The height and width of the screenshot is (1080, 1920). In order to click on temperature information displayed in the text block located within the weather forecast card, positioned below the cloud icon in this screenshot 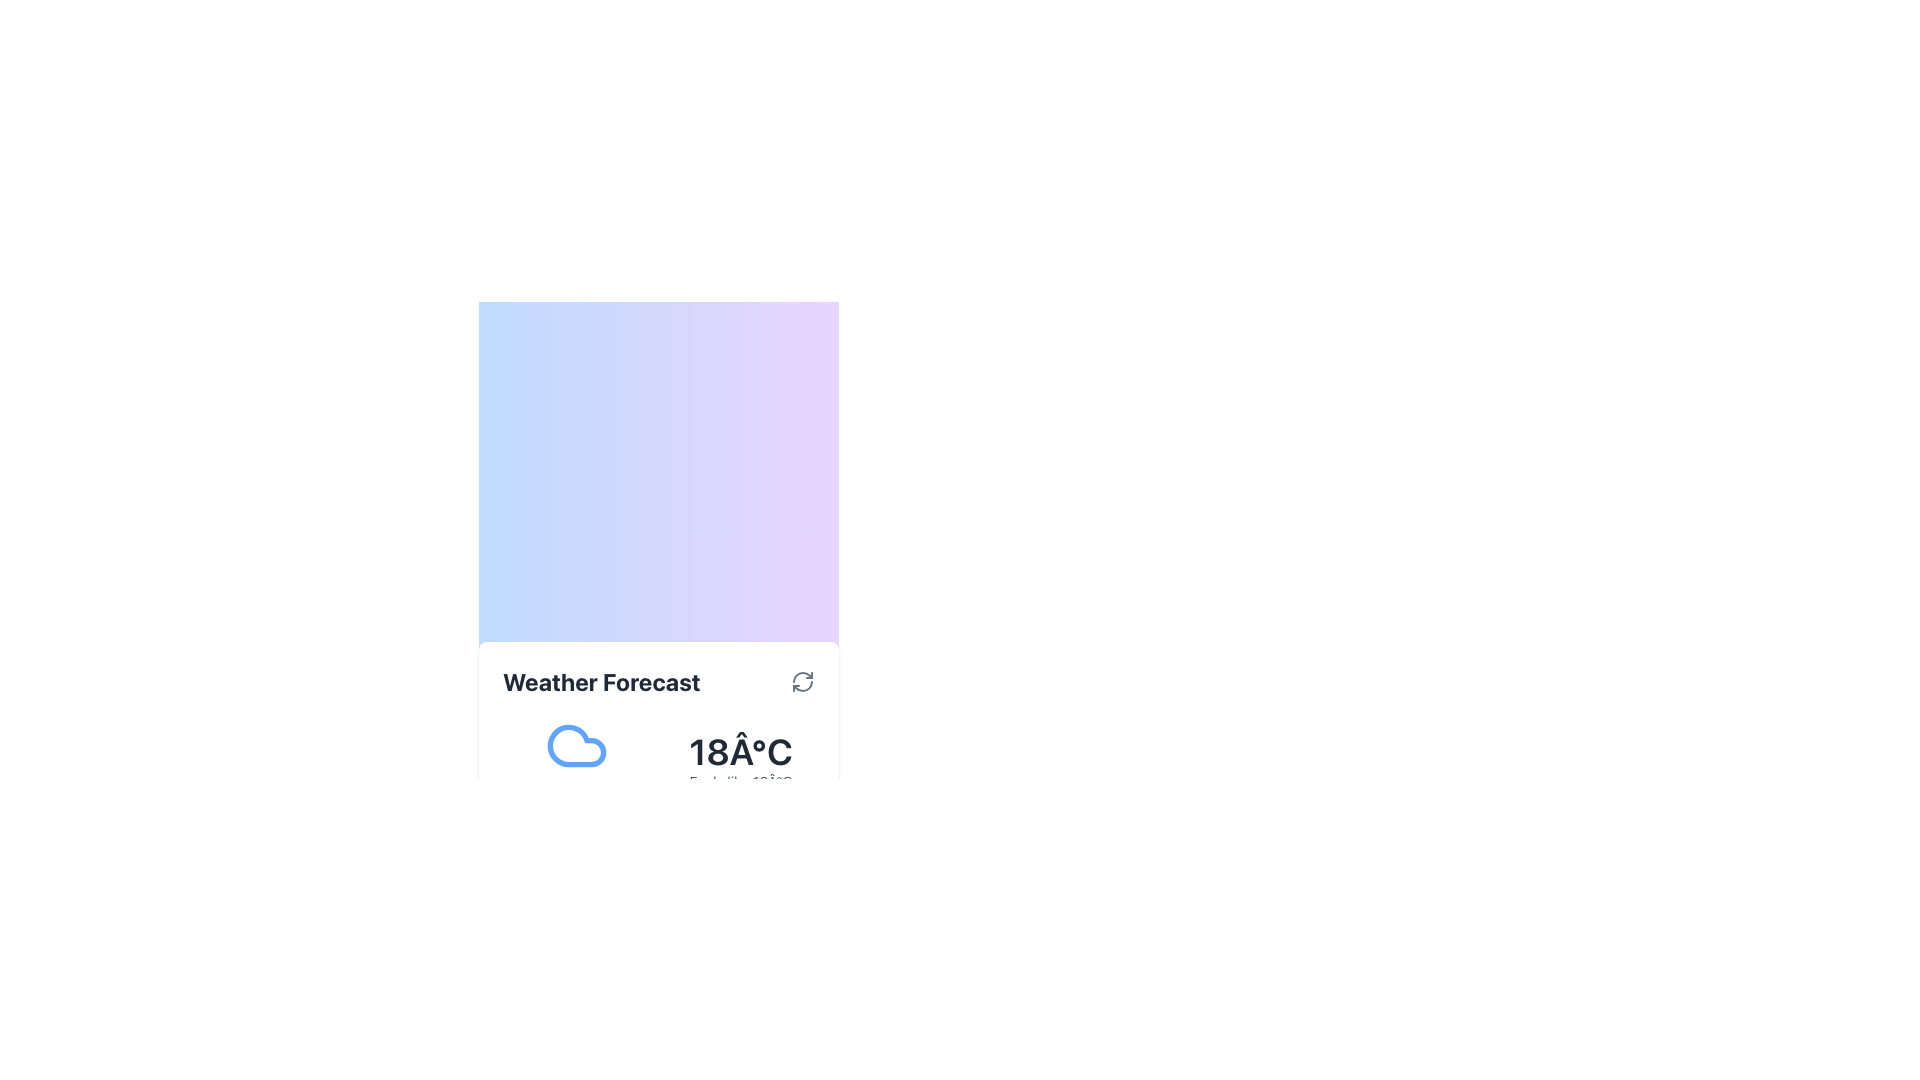, I will do `click(739, 762)`.